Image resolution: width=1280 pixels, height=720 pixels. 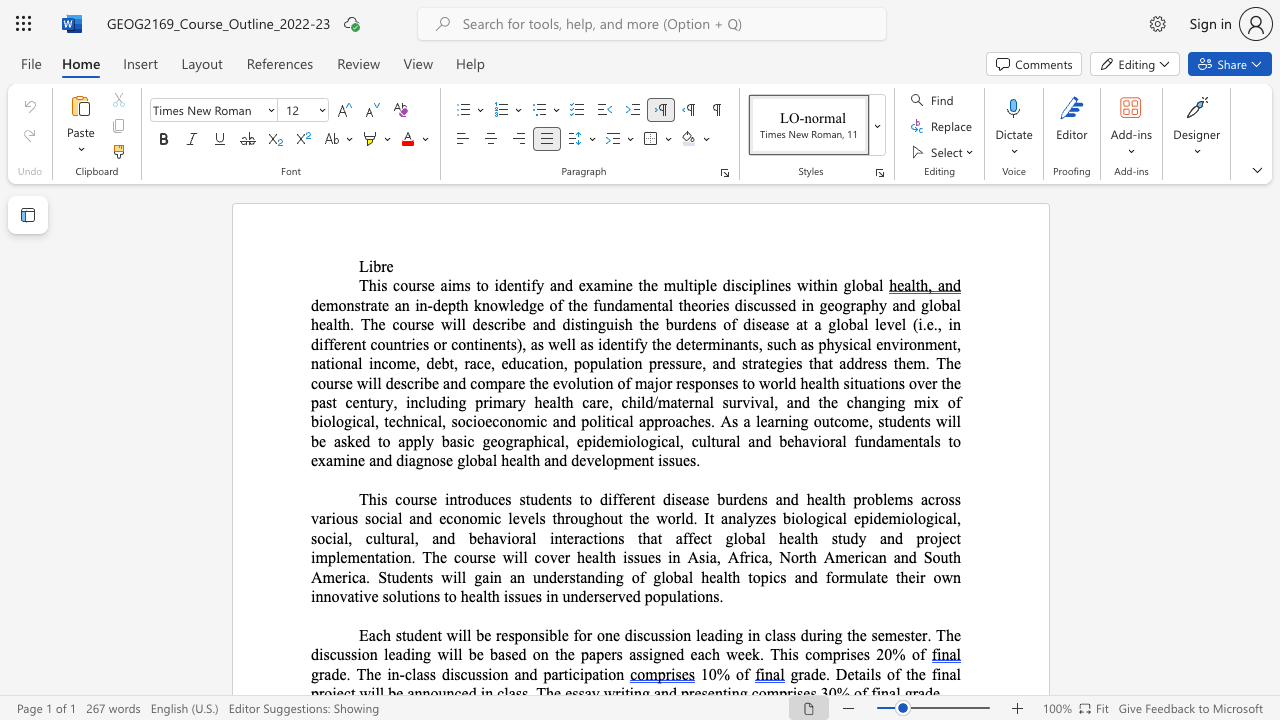 I want to click on the 12th character "r" in the text, so click(x=678, y=383).